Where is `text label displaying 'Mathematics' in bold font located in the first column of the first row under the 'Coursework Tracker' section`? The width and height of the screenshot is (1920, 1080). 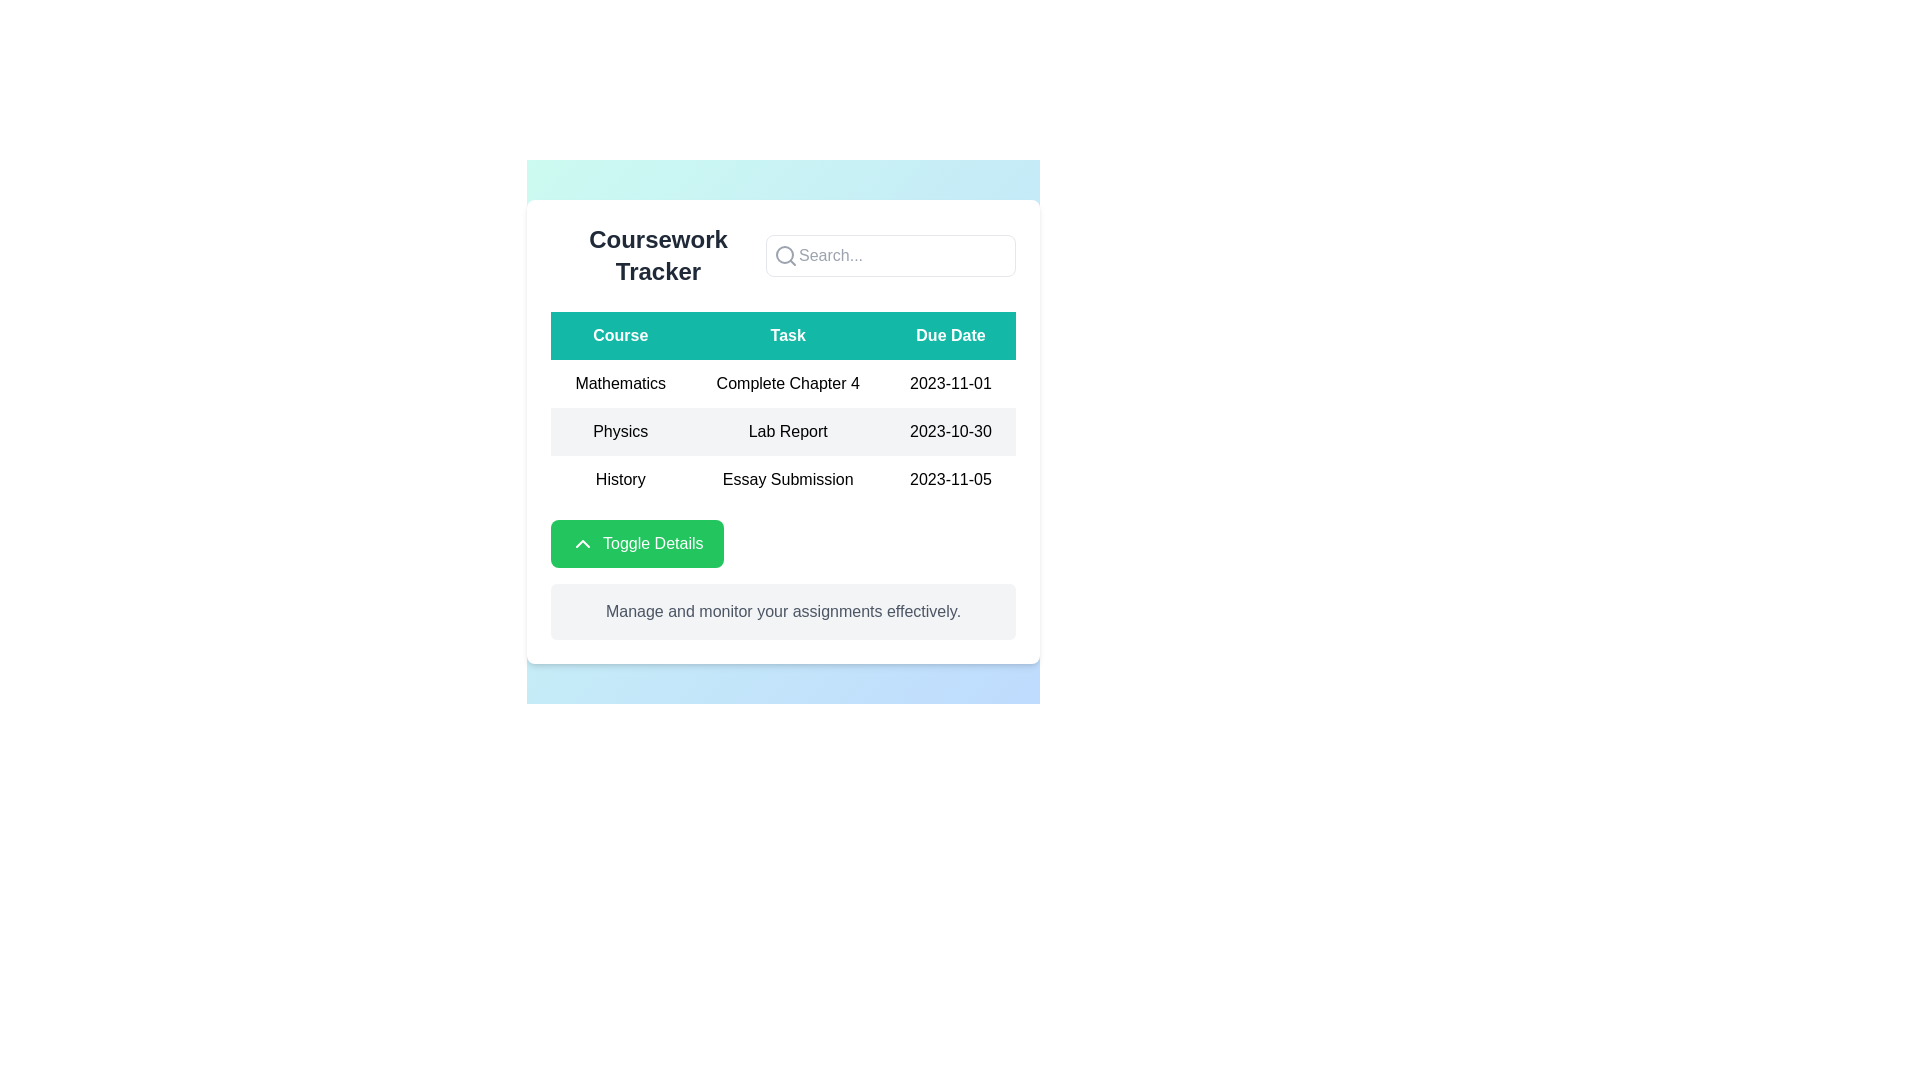 text label displaying 'Mathematics' in bold font located in the first column of the first row under the 'Coursework Tracker' section is located at coordinates (619, 384).